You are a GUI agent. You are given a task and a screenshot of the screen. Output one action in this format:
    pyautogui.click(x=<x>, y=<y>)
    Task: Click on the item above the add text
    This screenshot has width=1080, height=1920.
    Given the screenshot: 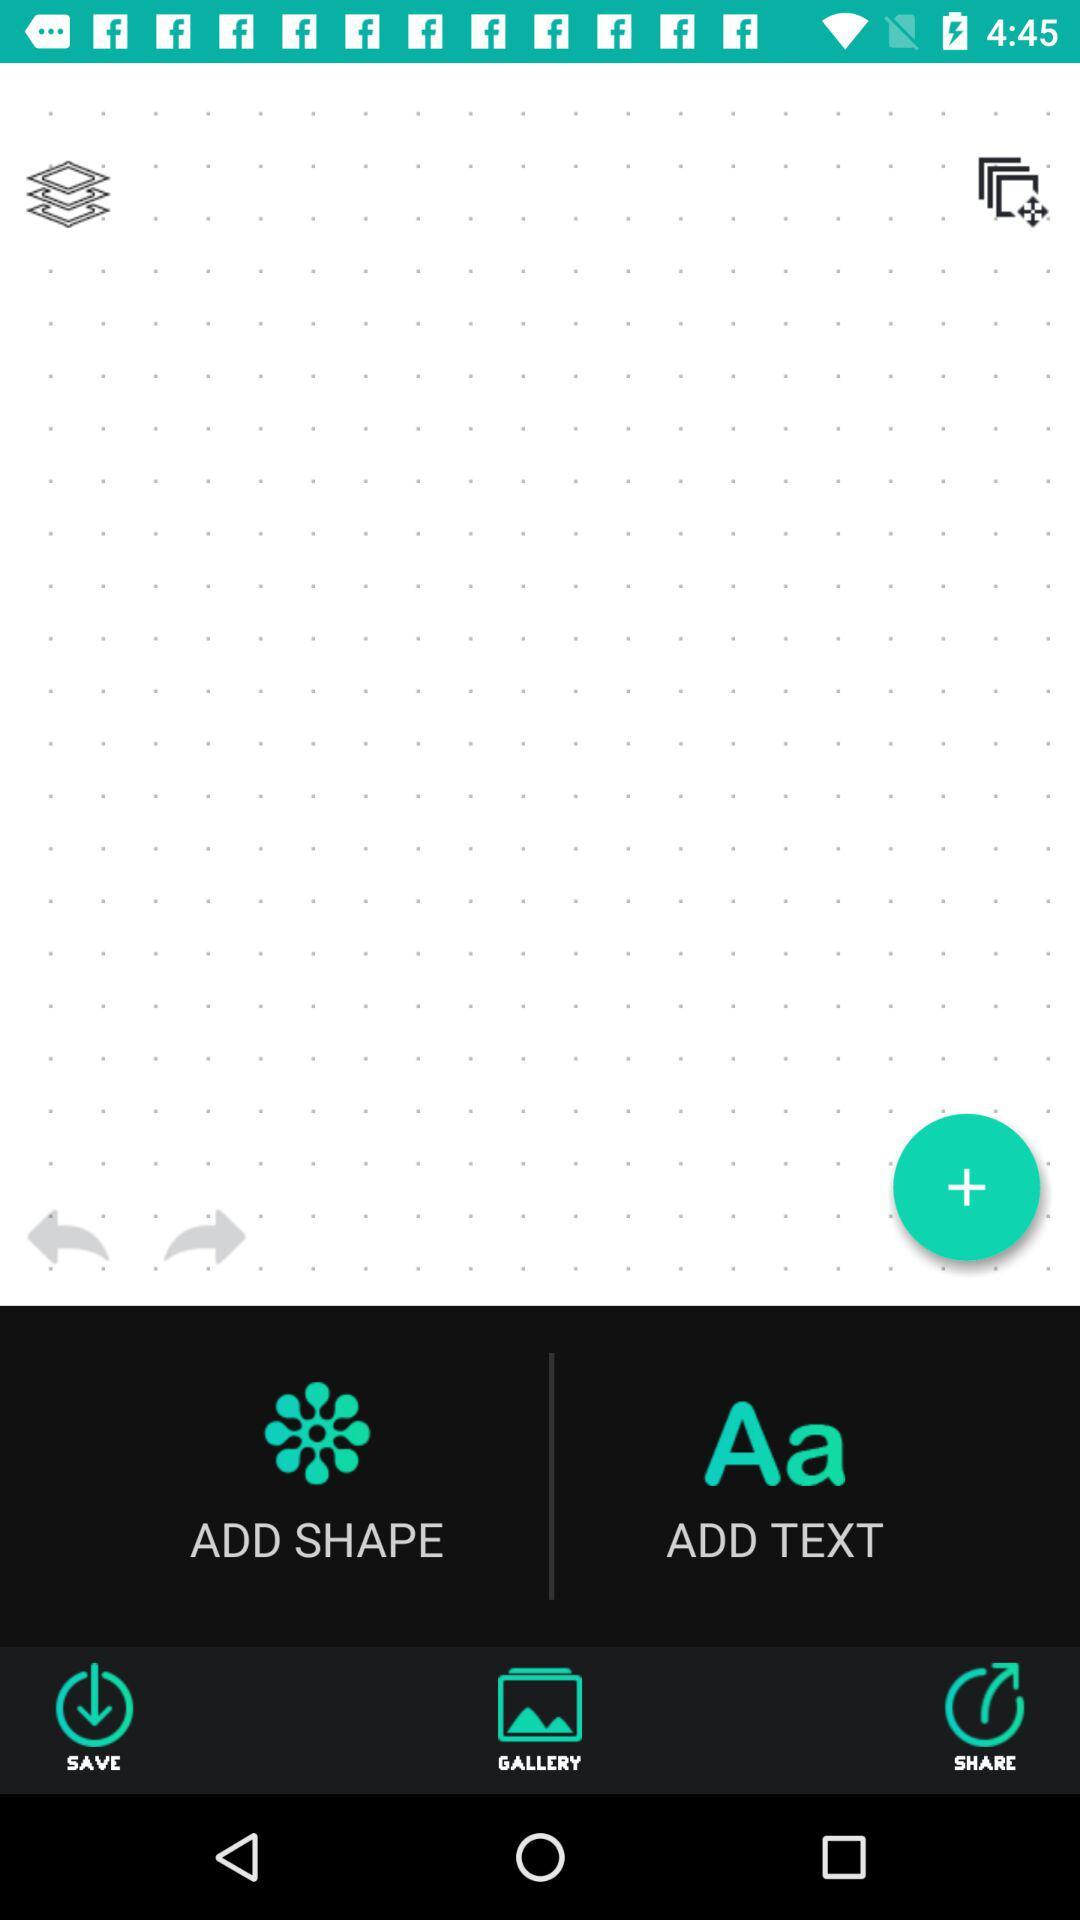 What is the action you would take?
    pyautogui.click(x=965, y=1187)
    